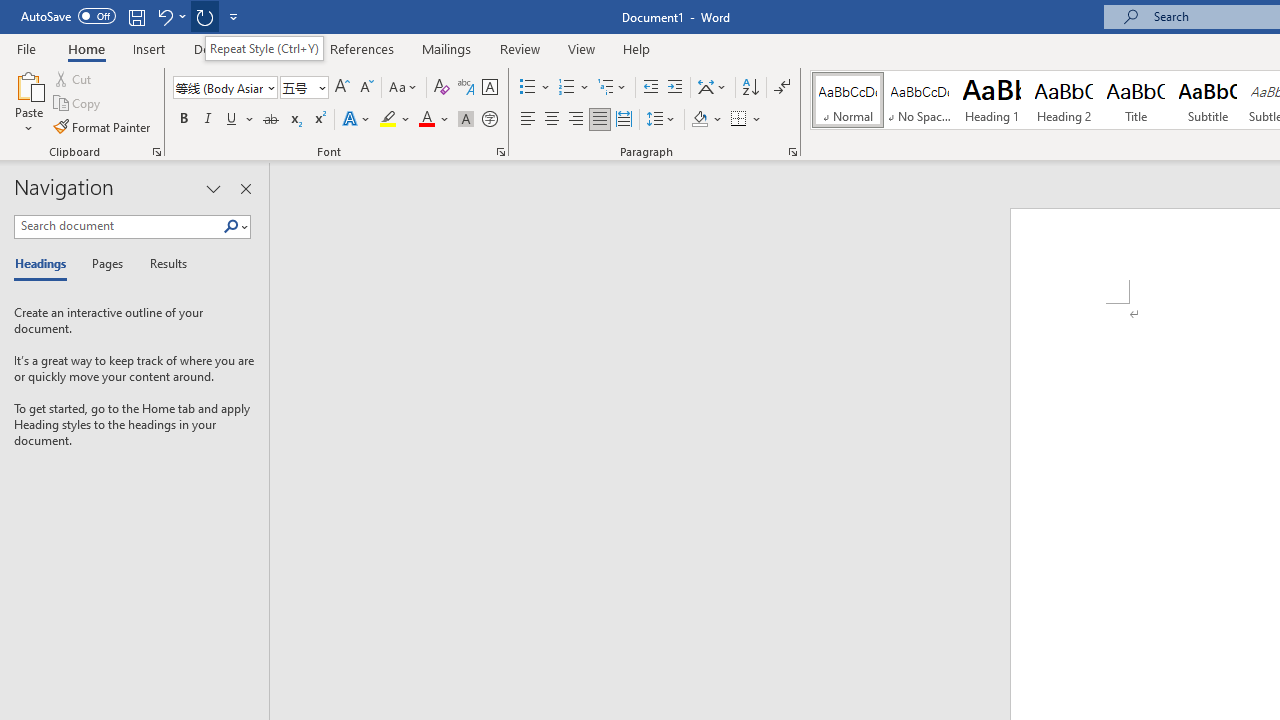 The height and width of the screenshot is (720, 1280). Describe the element at coordinates (269, 119) in the screenshot. I see `'Strikethrough'` at that location.